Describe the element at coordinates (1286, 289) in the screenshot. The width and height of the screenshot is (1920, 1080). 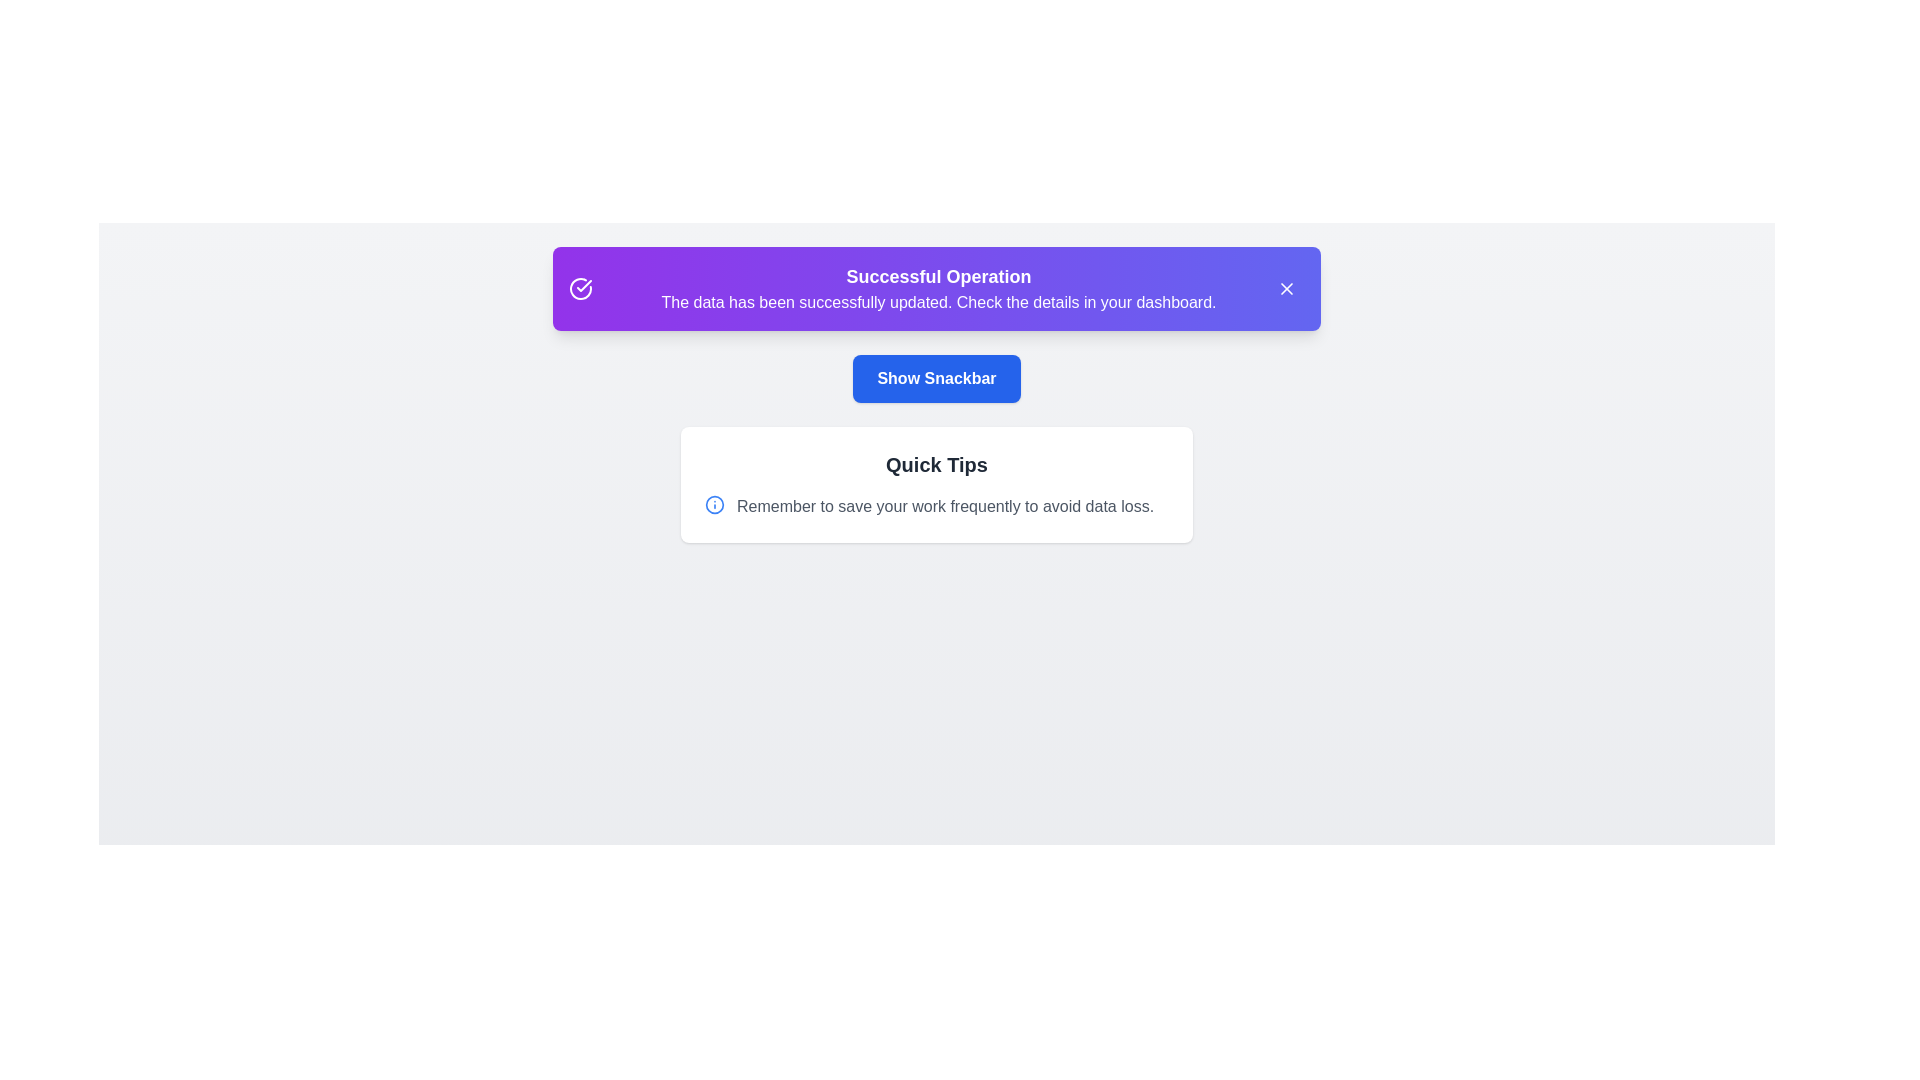
I see `close button (X) in the snackbar to hide it` at that location.